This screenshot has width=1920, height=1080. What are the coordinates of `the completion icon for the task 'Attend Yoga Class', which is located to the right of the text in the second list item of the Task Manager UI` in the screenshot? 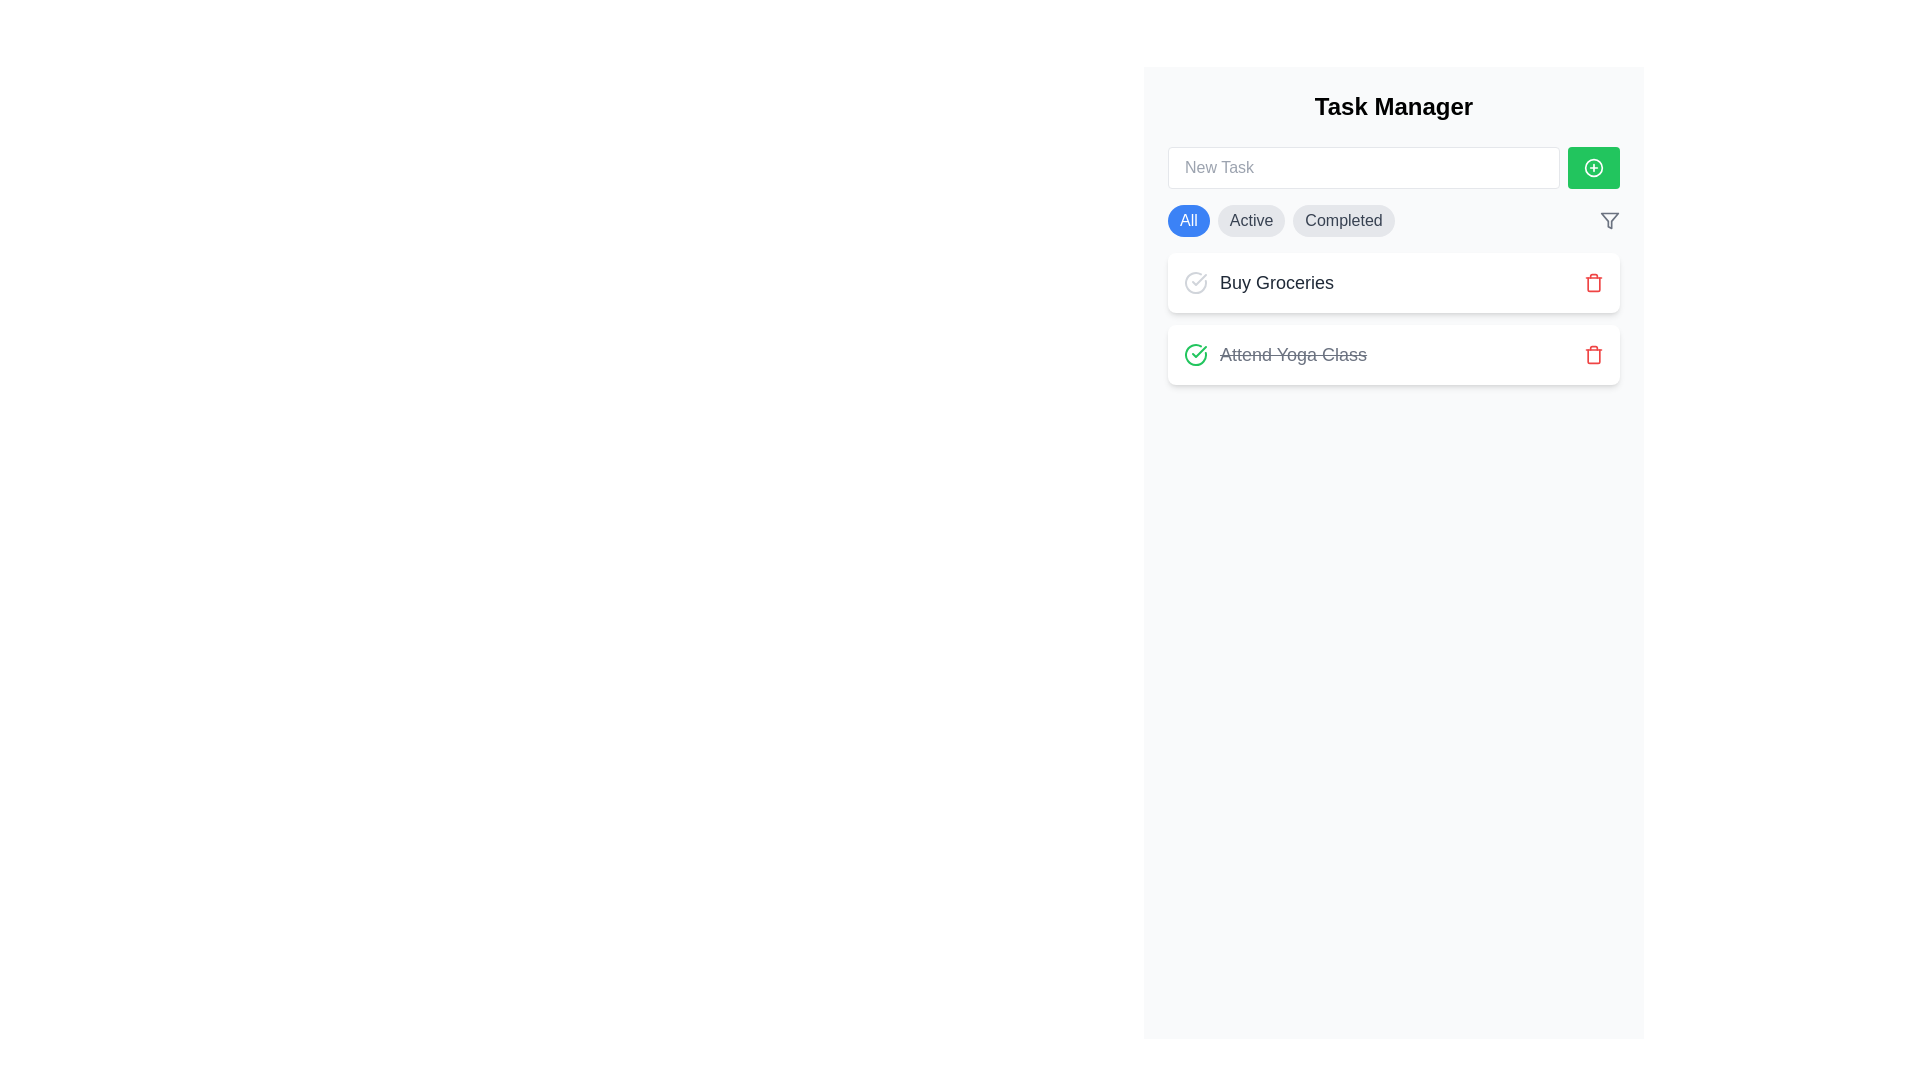 It's located at (1199, 350).